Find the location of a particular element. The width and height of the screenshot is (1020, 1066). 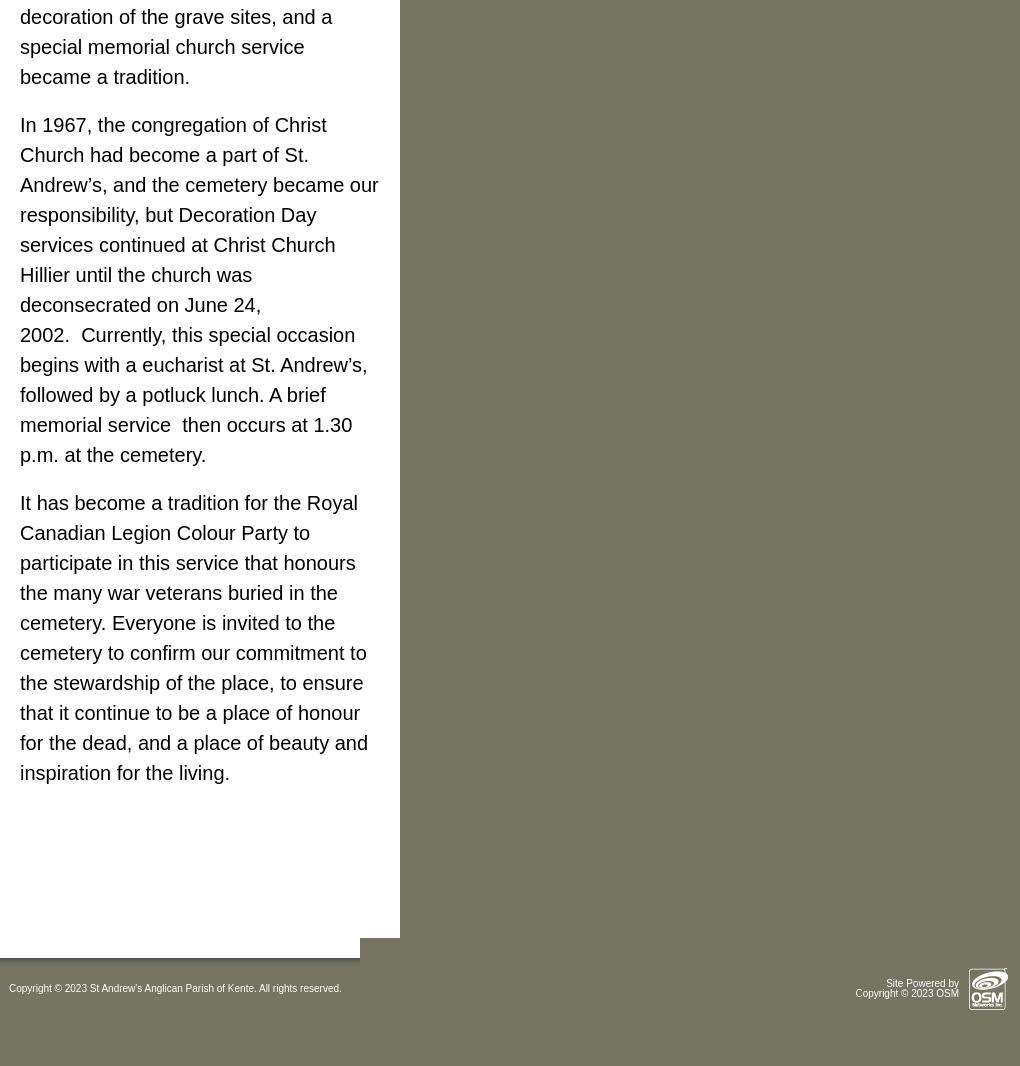

'Site Powered by' is located at coordinates (922, 983).